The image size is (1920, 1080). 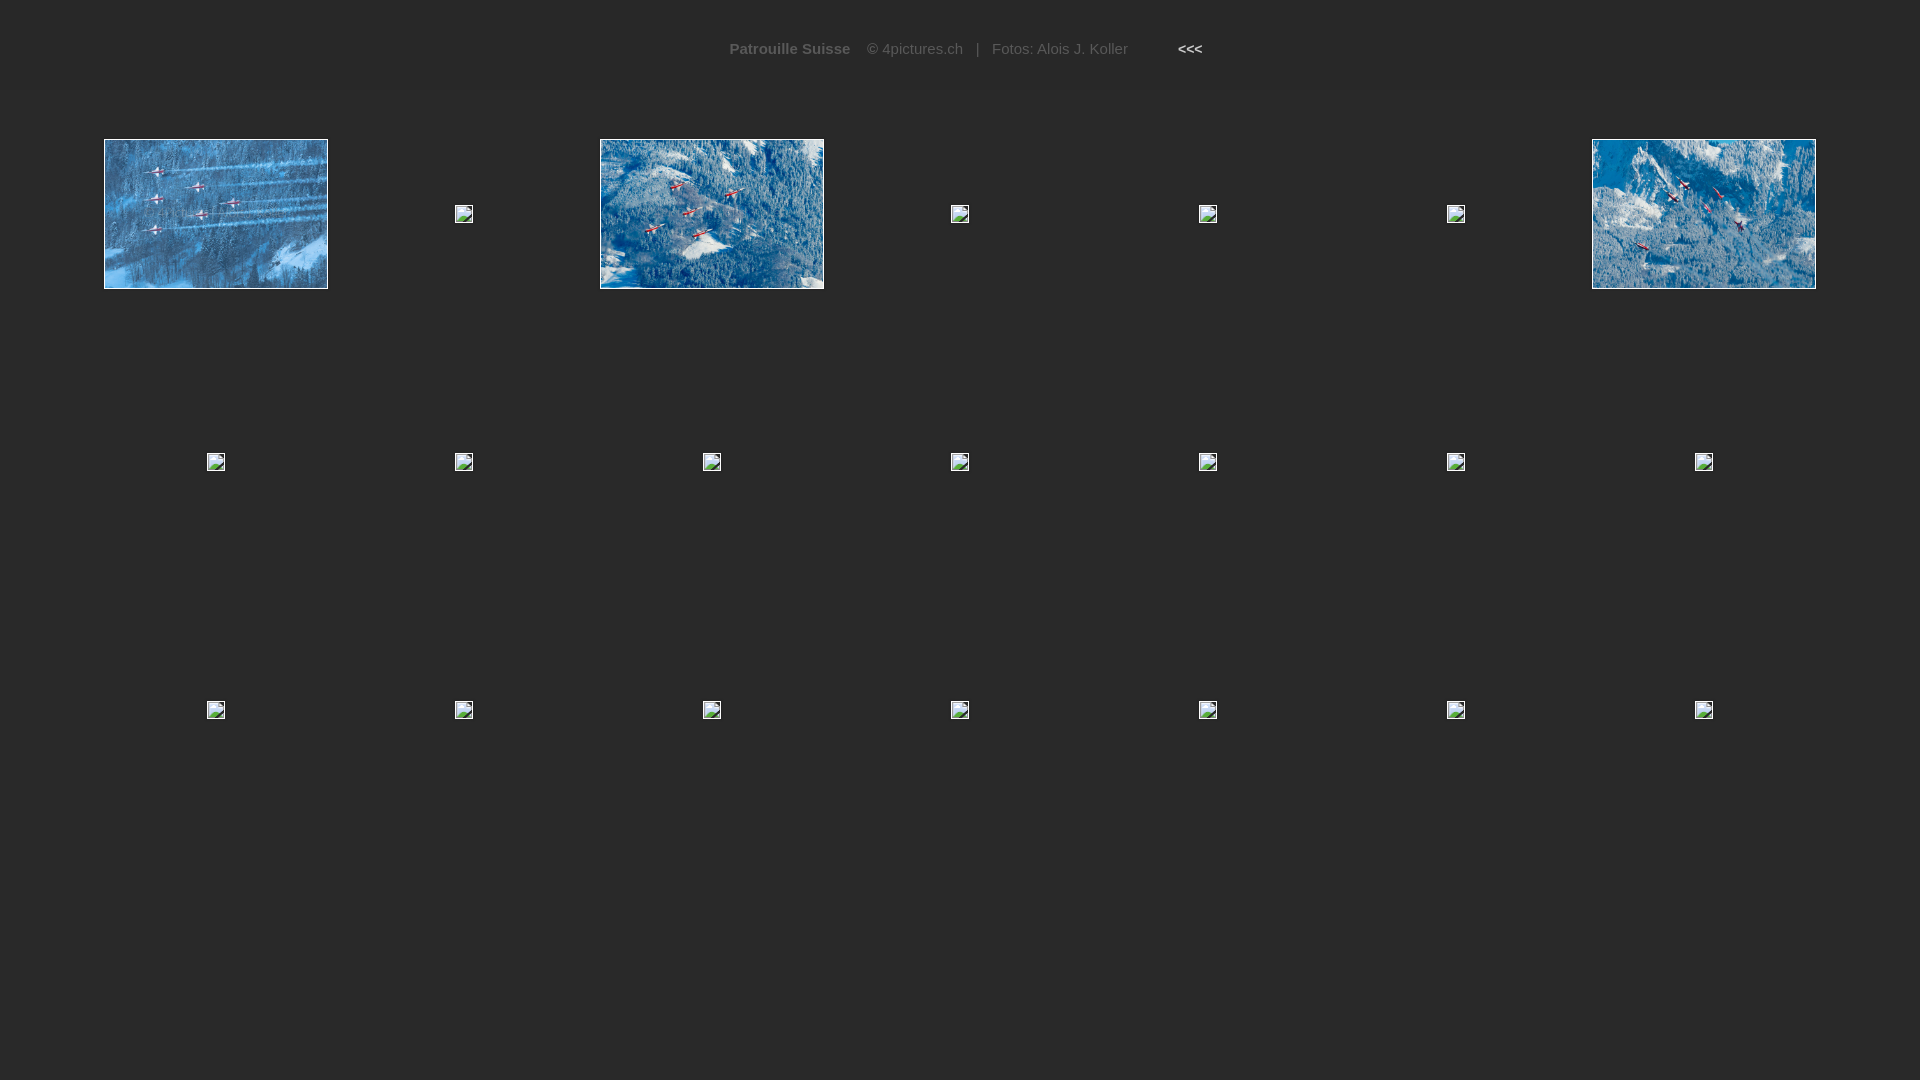 What do you see at coordinates (1190, 47) in the screenshot?
I see `'<<<'` at bounding box center [1190, 47].